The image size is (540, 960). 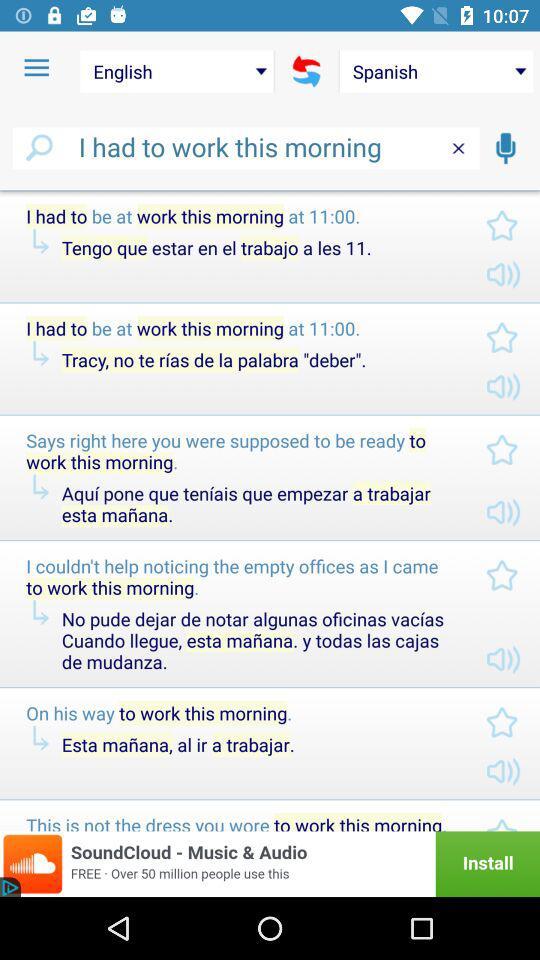 I want to click on vocal speaking function, so click(x=504, y=147).